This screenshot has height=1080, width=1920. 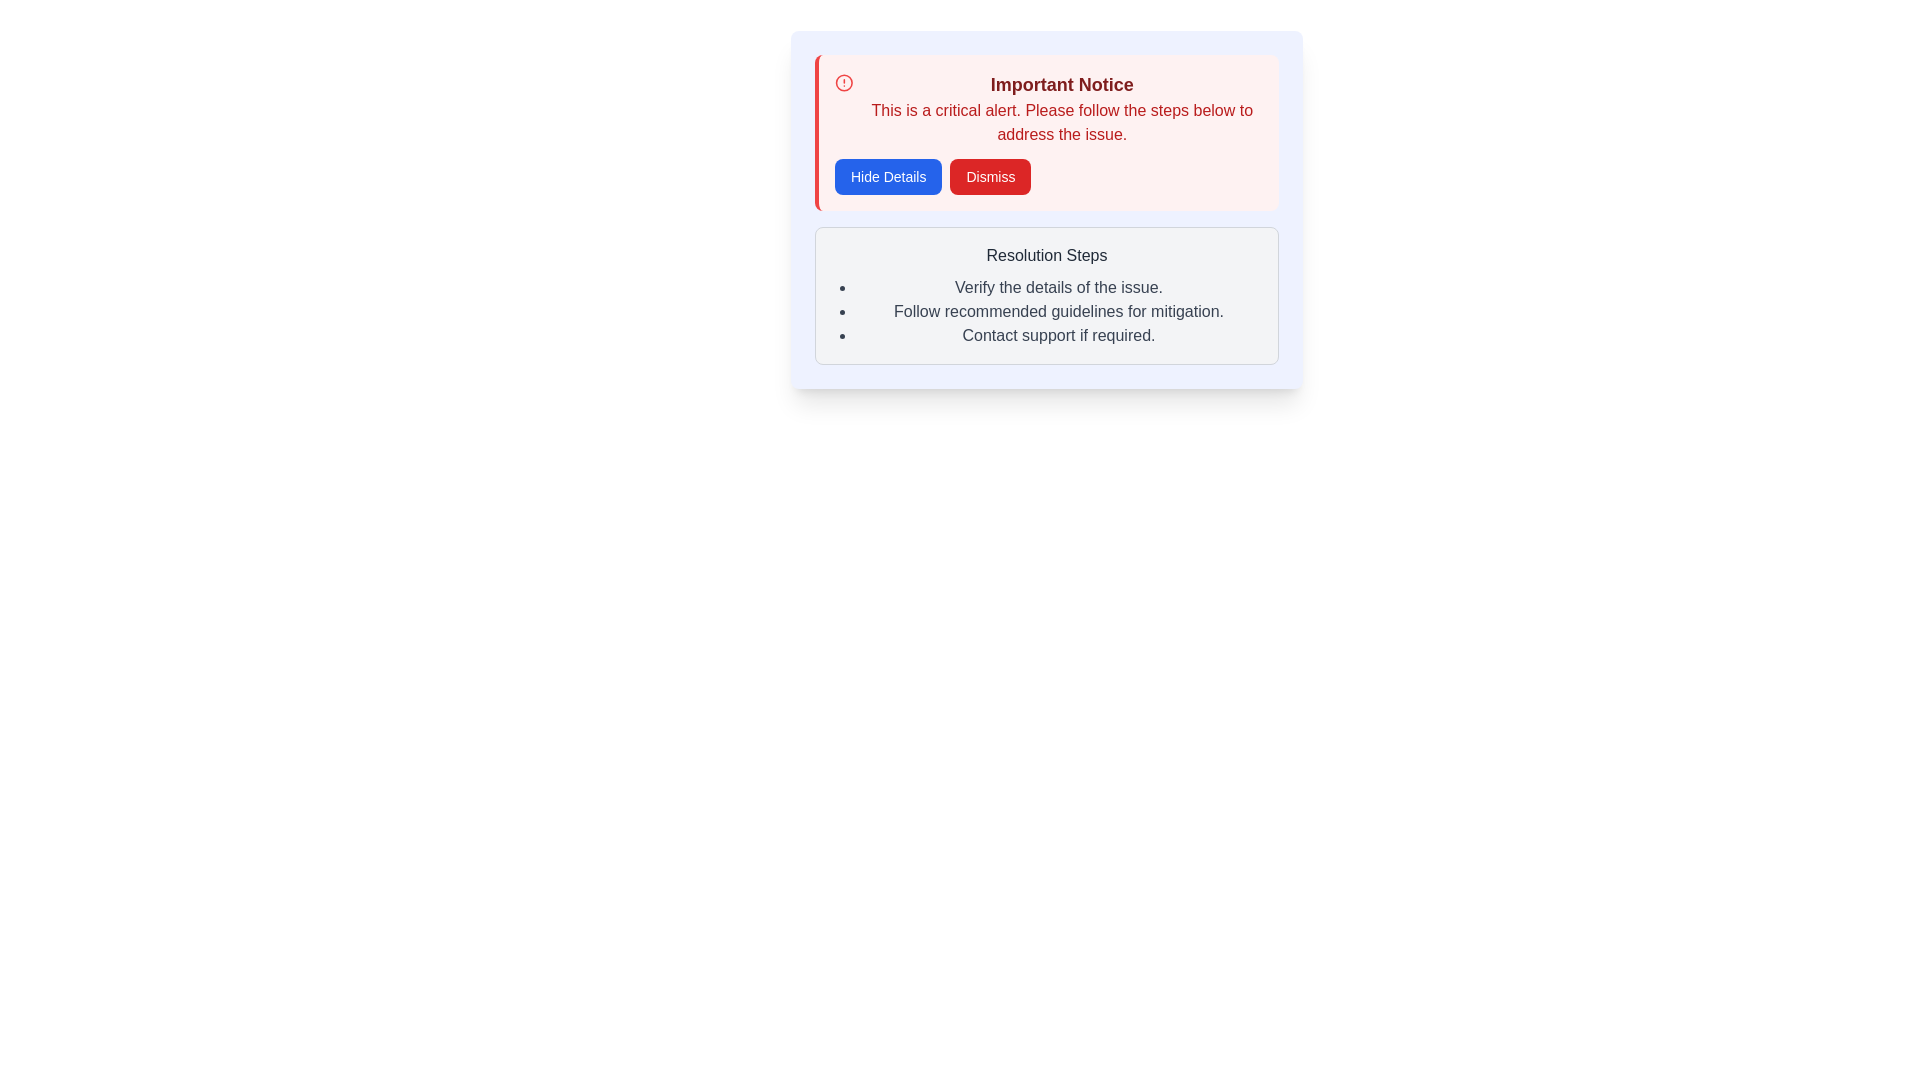 What do you see at coordinates (1045, 254) in the screenshot?
I see `the 'Resolution Steps' text label, which is styled in bold dark gray font, located at the top of a light gray box with rounded corners, to focus on it` at bounding box center [1045, 254].